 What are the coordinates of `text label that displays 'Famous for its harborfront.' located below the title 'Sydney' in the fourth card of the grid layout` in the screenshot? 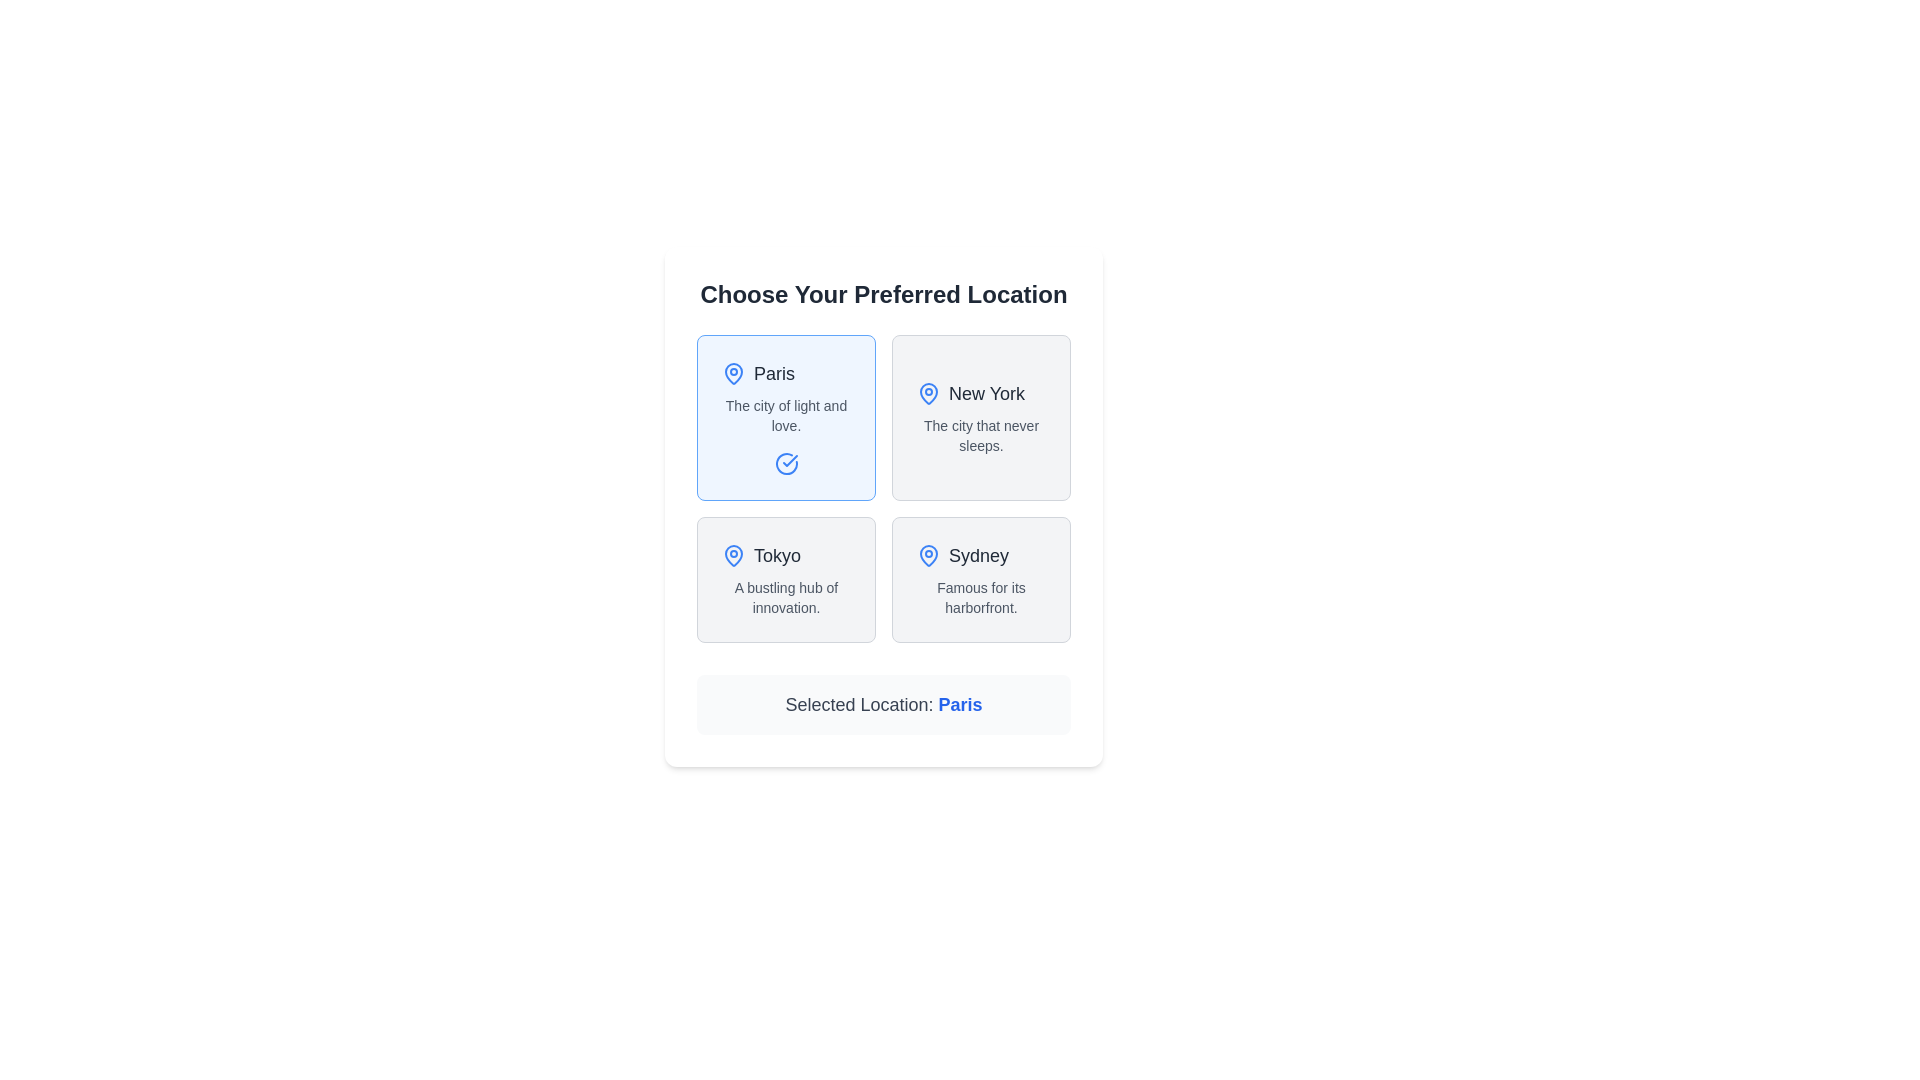 It's located at (981, 596).